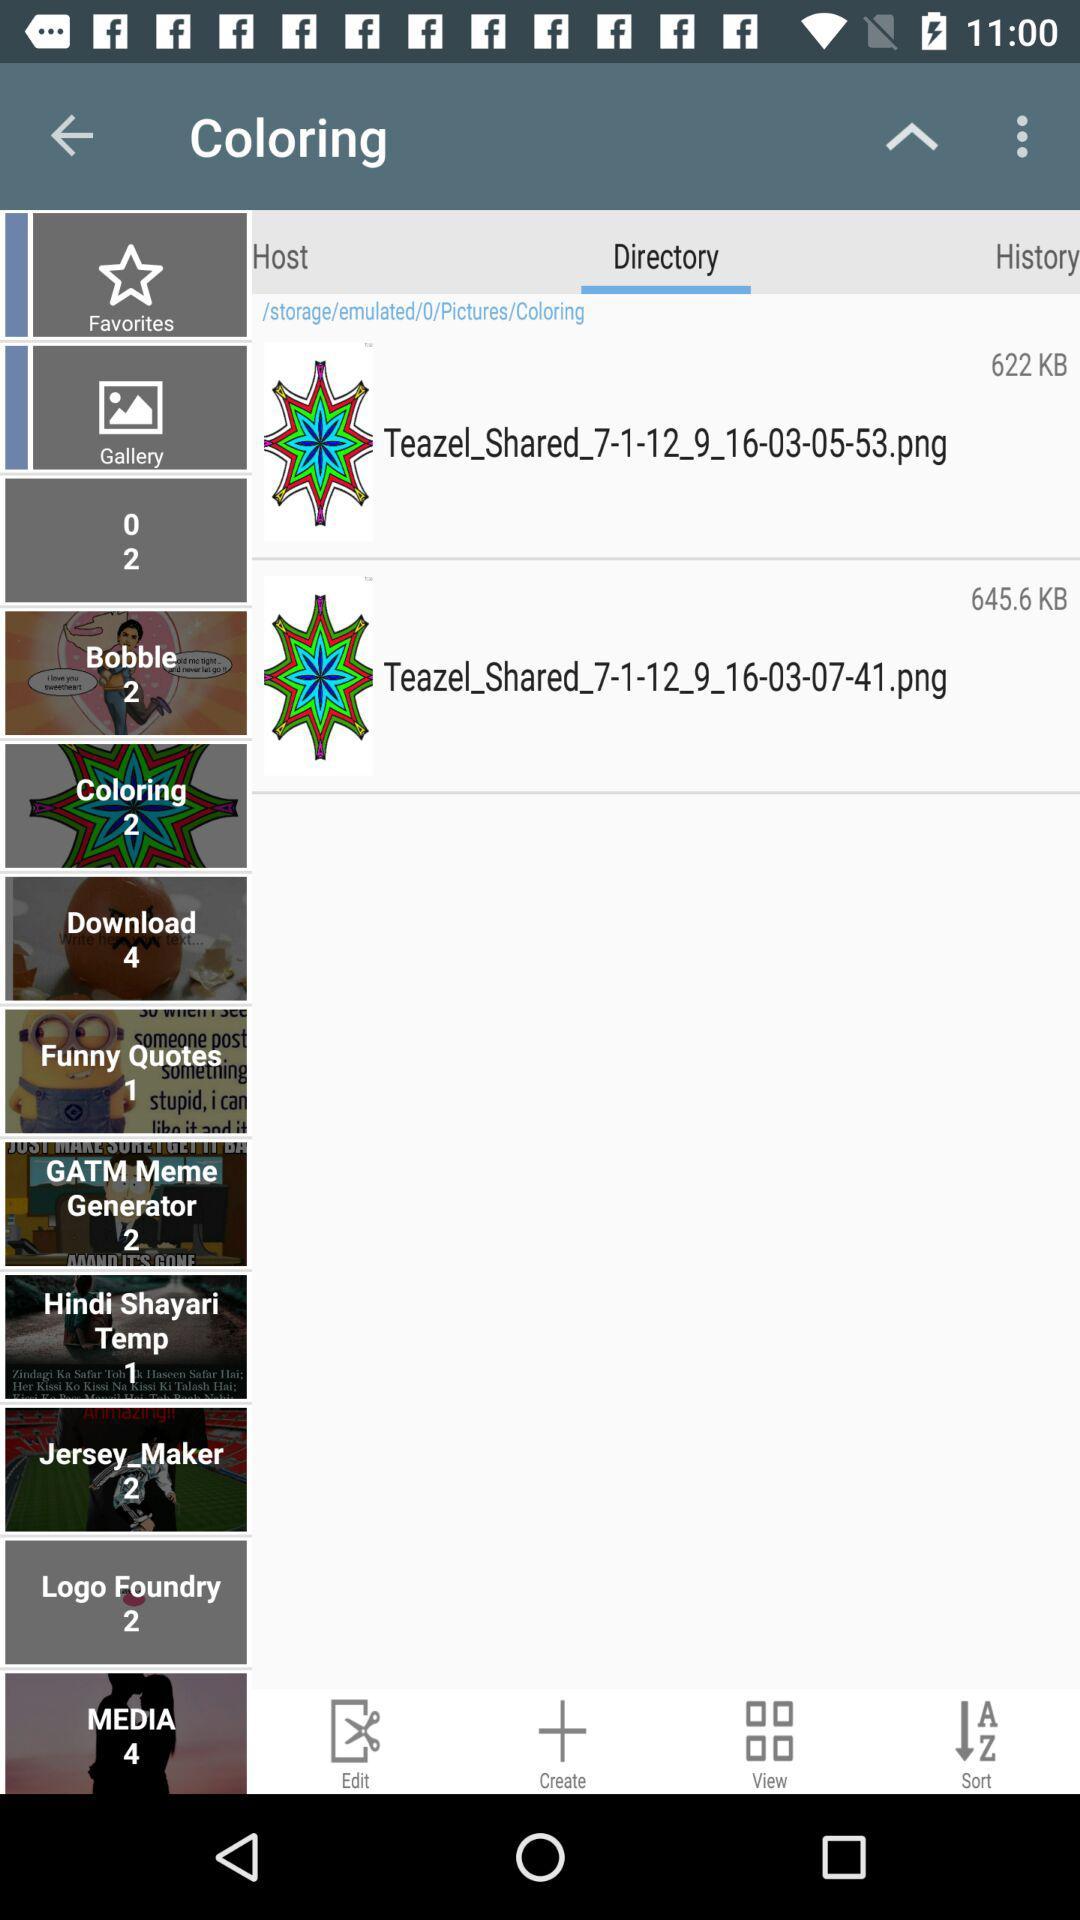 The image size is (1080, 1920). What do you see at coordinates (128, 937) in the screenshot?
I see `the download` at bounding box center [128, 937].